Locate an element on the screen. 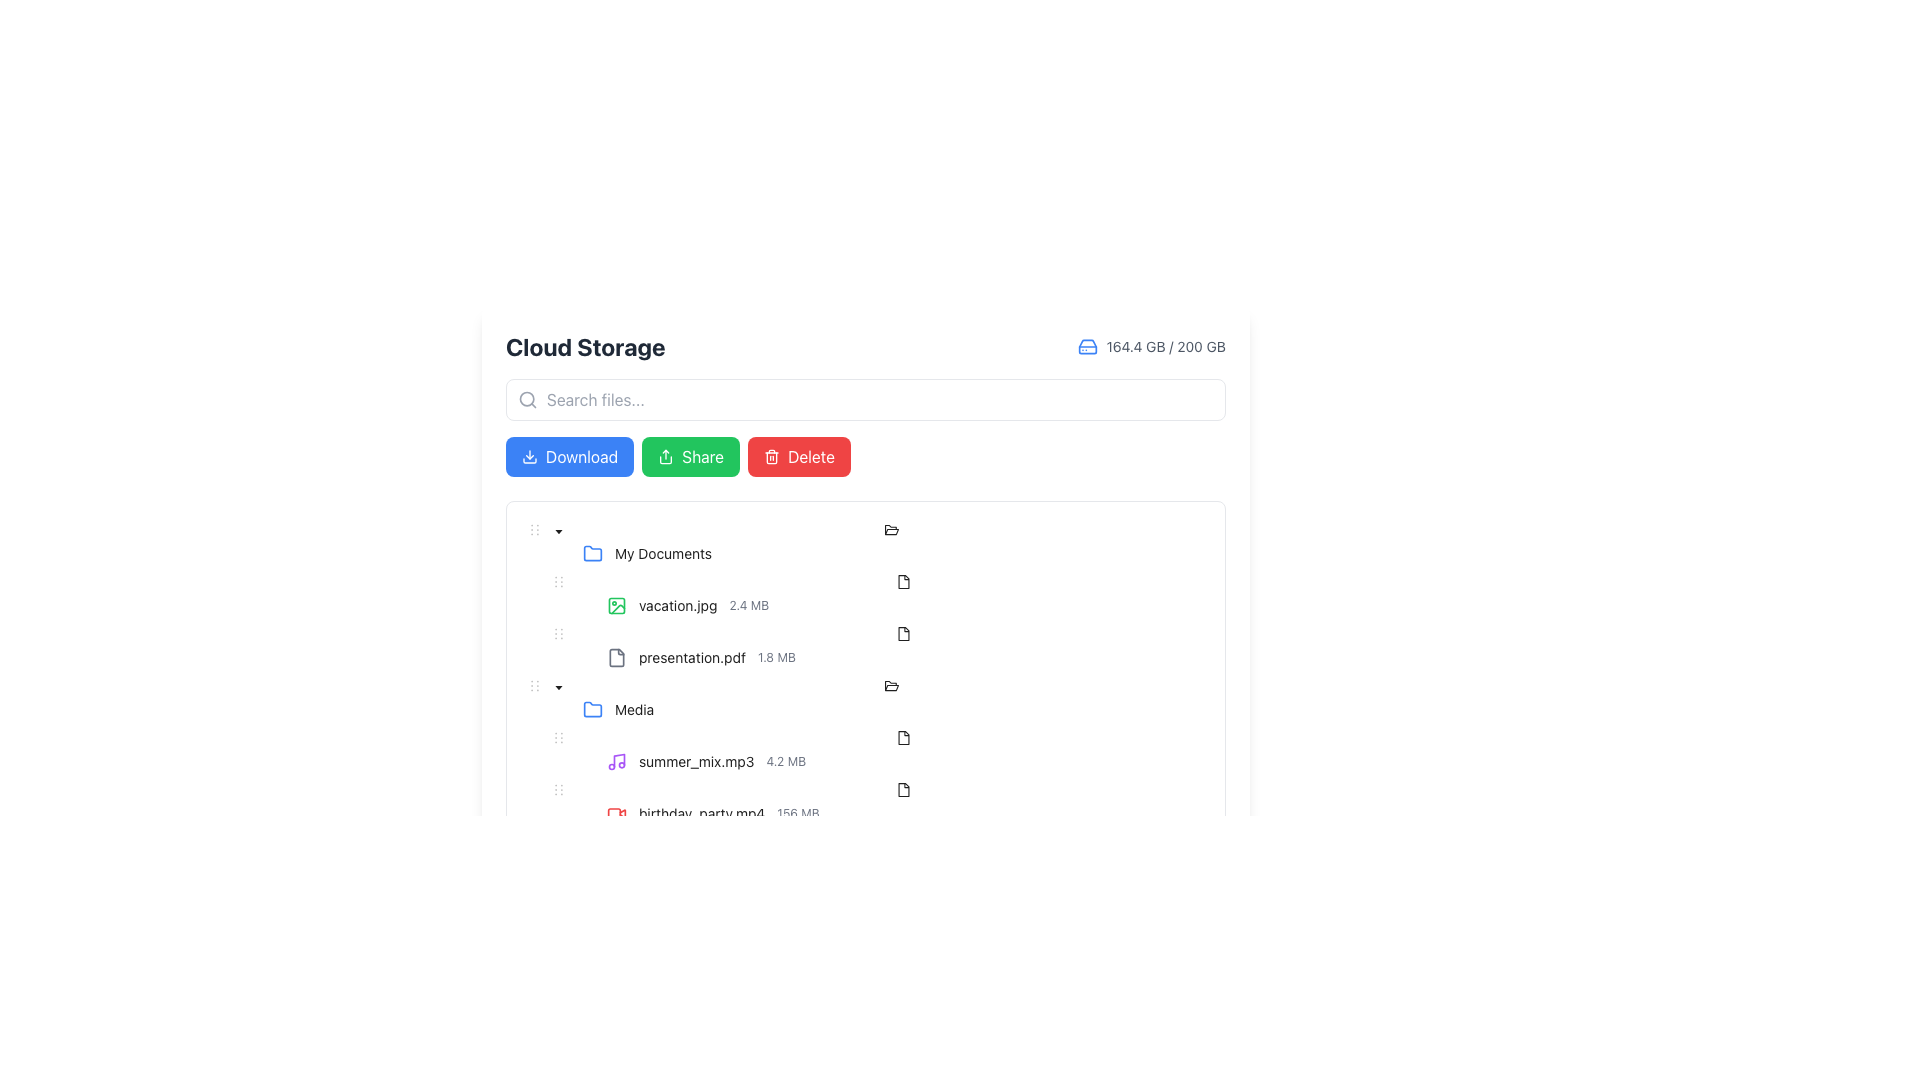  the second row in the 'My Documents' folder file listing representing the file entry 'vacation.jpg' is located at coordinates (902, 593).